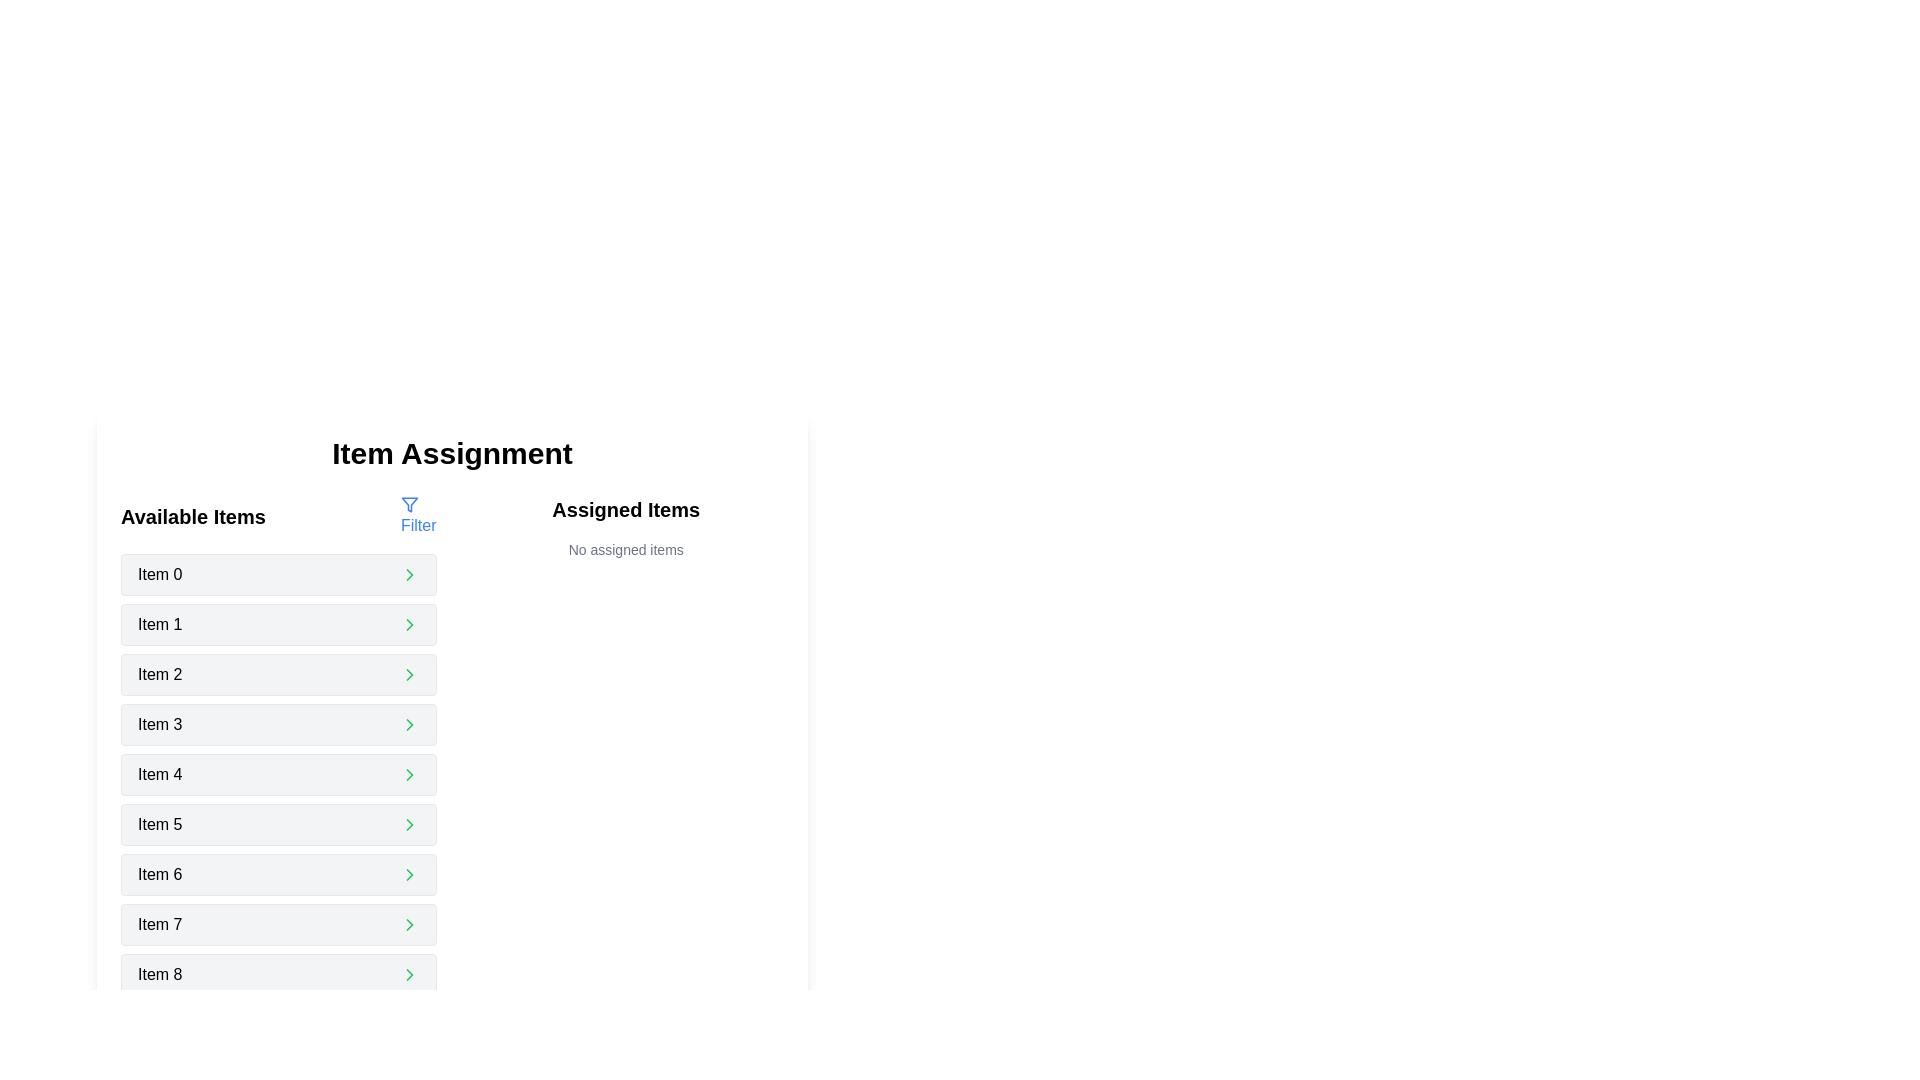  Describe the element at coordinates (408, 925) in the screenshot. I see `the small right-facing chevron arrow icon located in the 'Item 7' row under the 'Available Items' list` at that location.